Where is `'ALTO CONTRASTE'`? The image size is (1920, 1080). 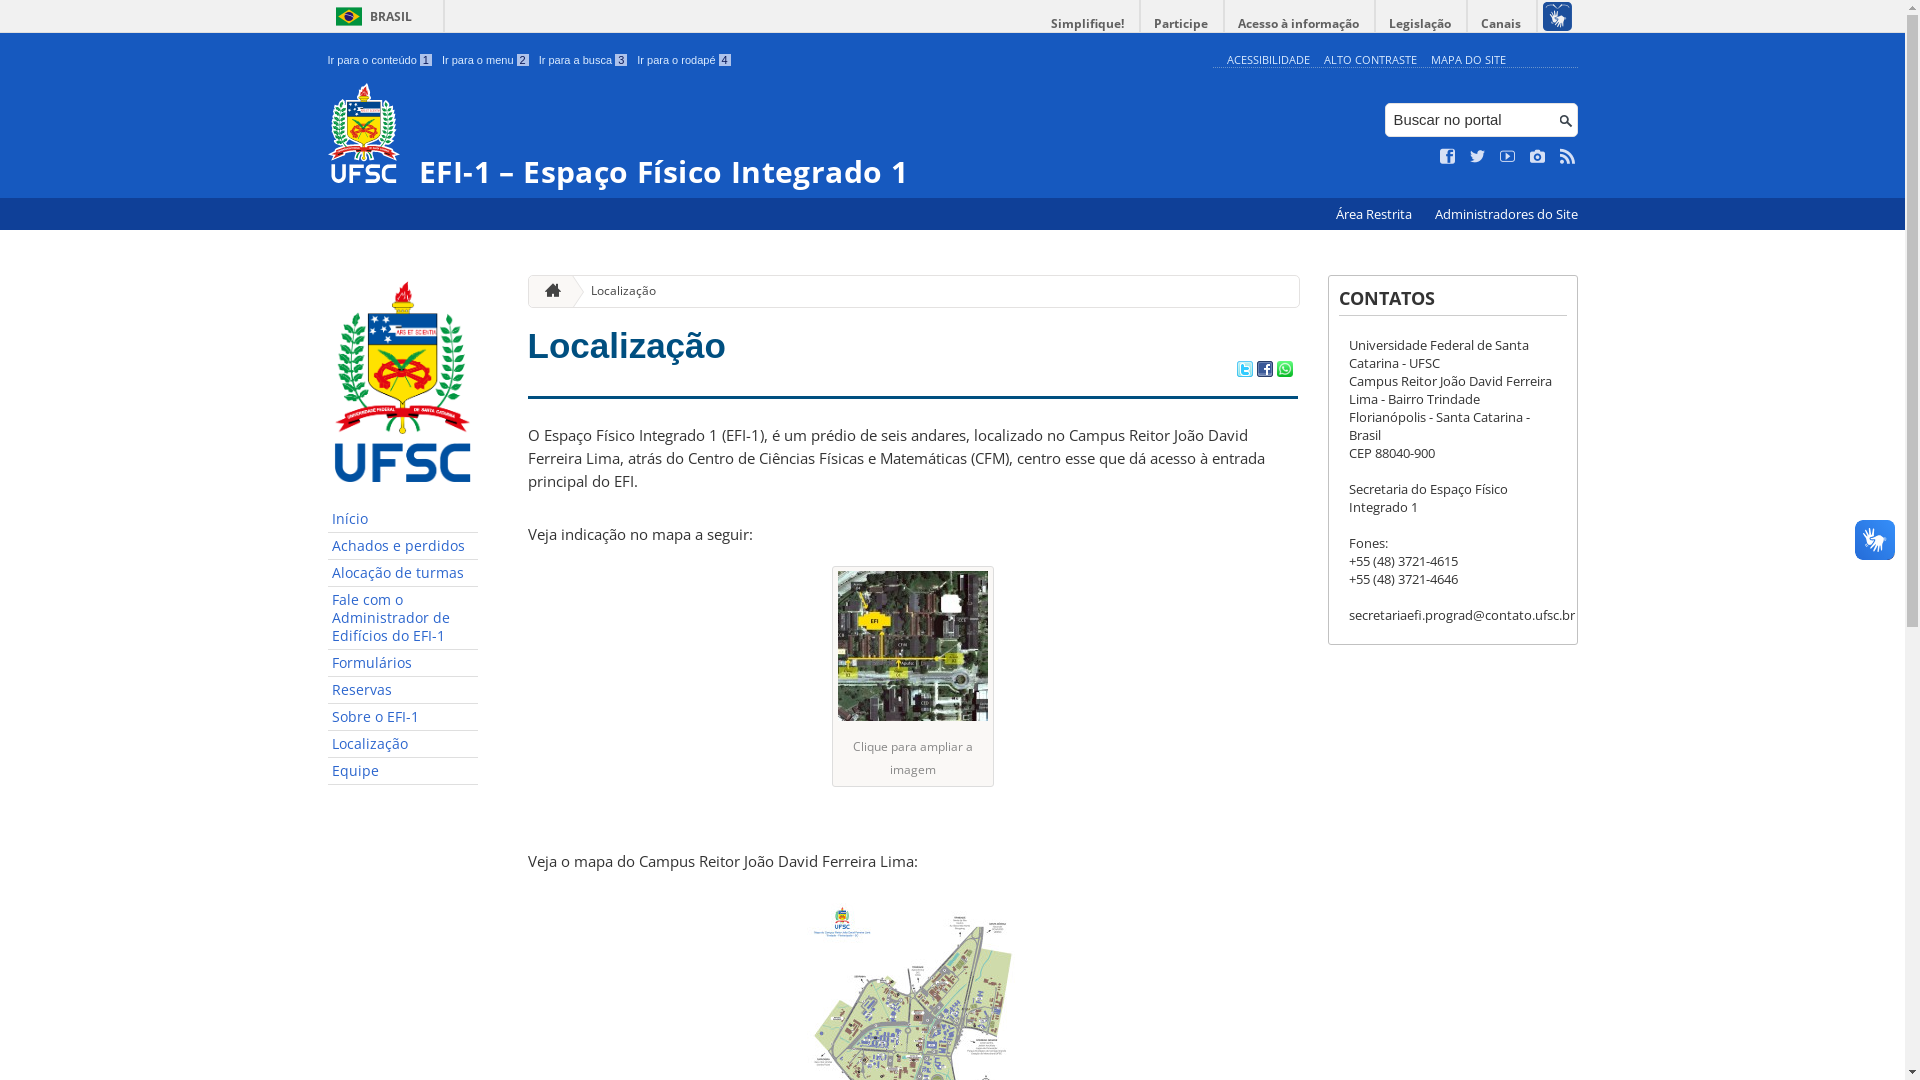
'ALTO CONTRASTE' is located at coordinates (1369, 58).